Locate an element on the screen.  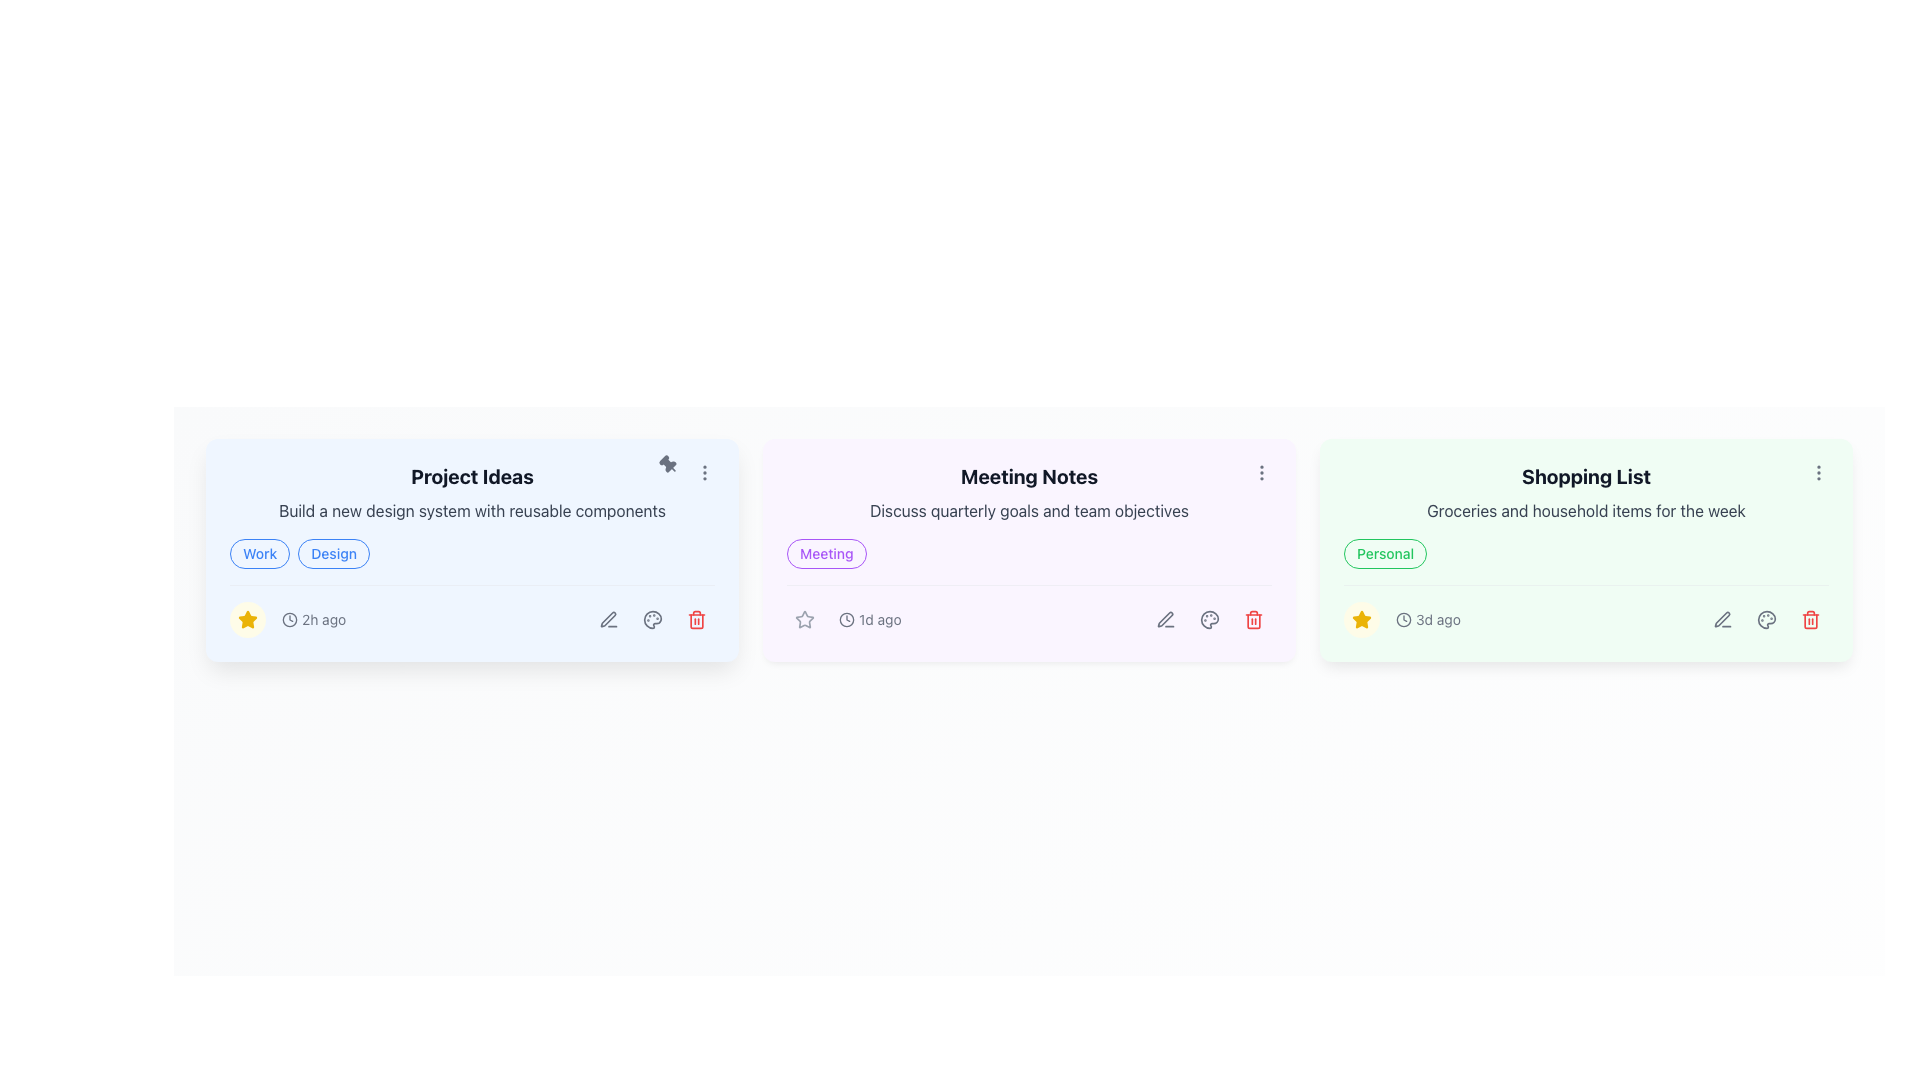
the delete icon located in the lower-right corner of the third card labeled 'Shopping List' is located at coordinates (1810, 619).